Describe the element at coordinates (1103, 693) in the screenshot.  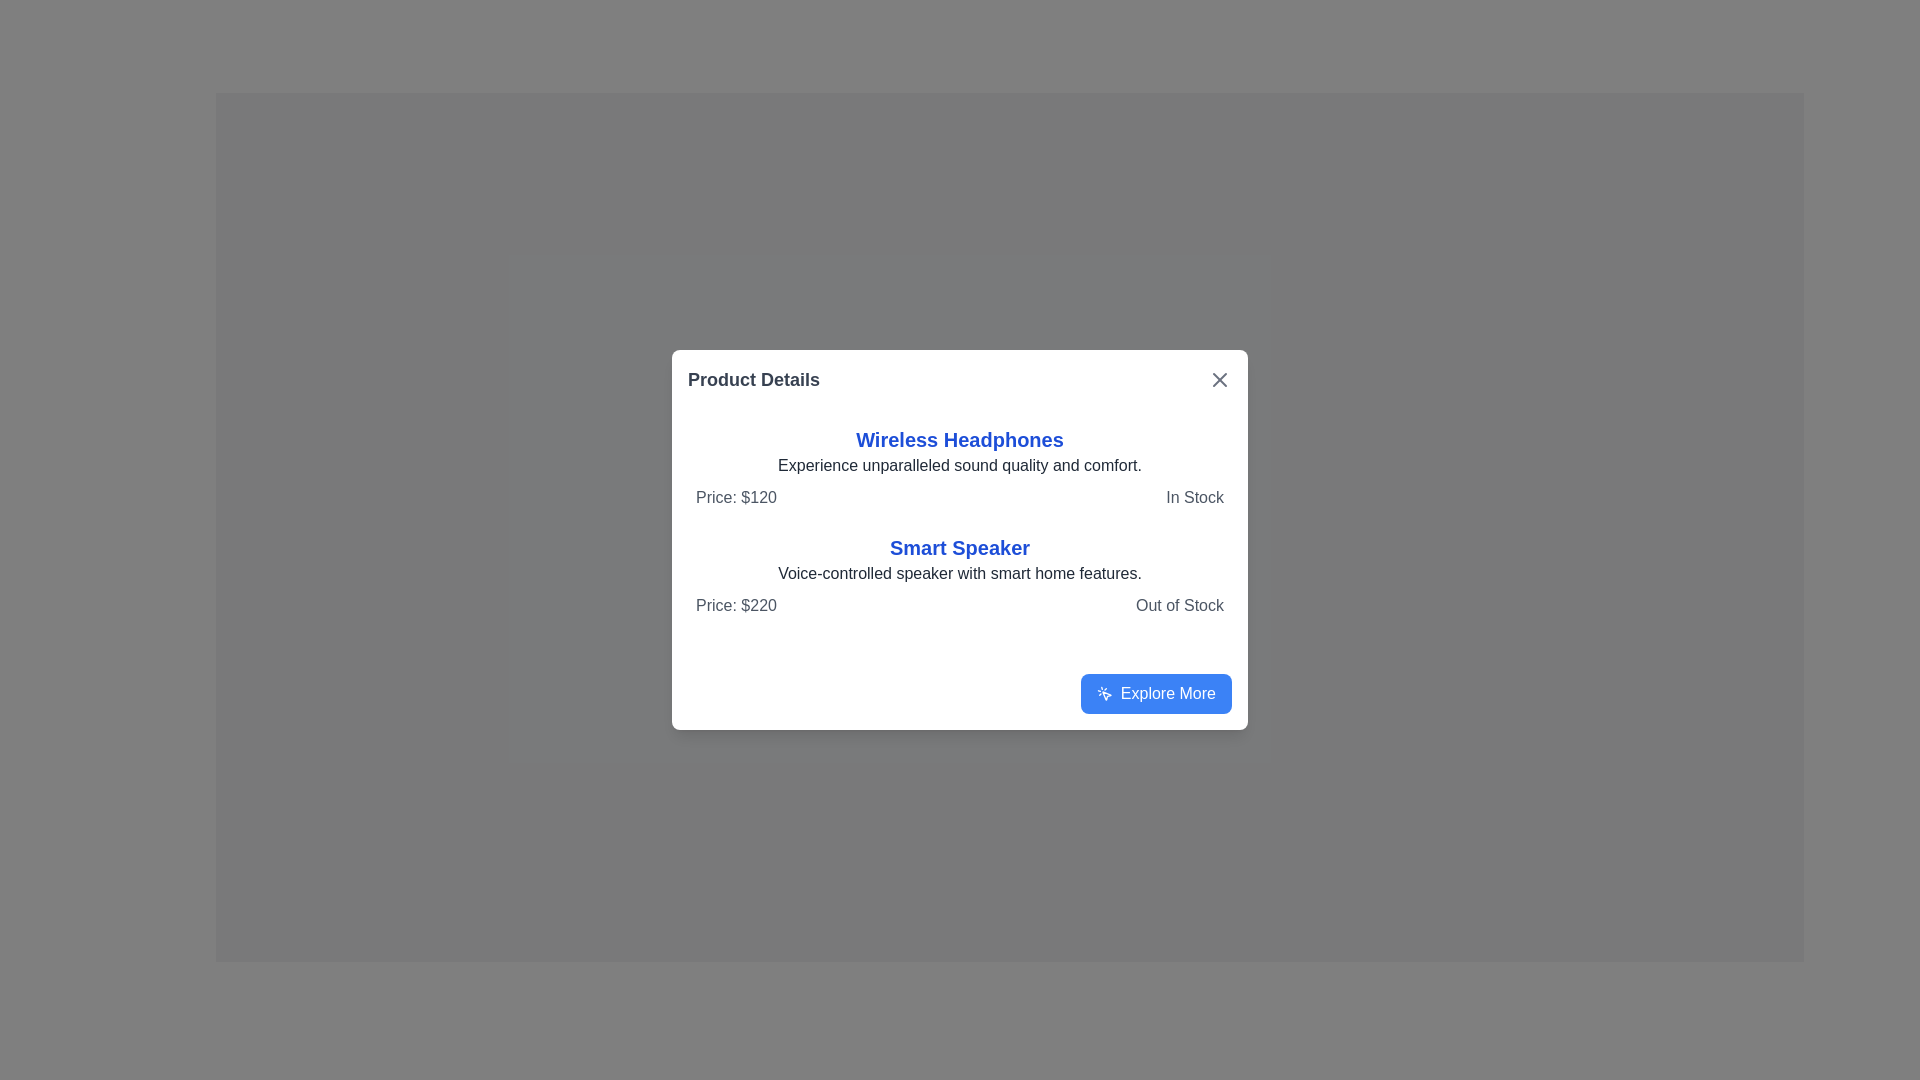
I see `the decorative icon located on the left side of the 'Explore More' button` at that location.